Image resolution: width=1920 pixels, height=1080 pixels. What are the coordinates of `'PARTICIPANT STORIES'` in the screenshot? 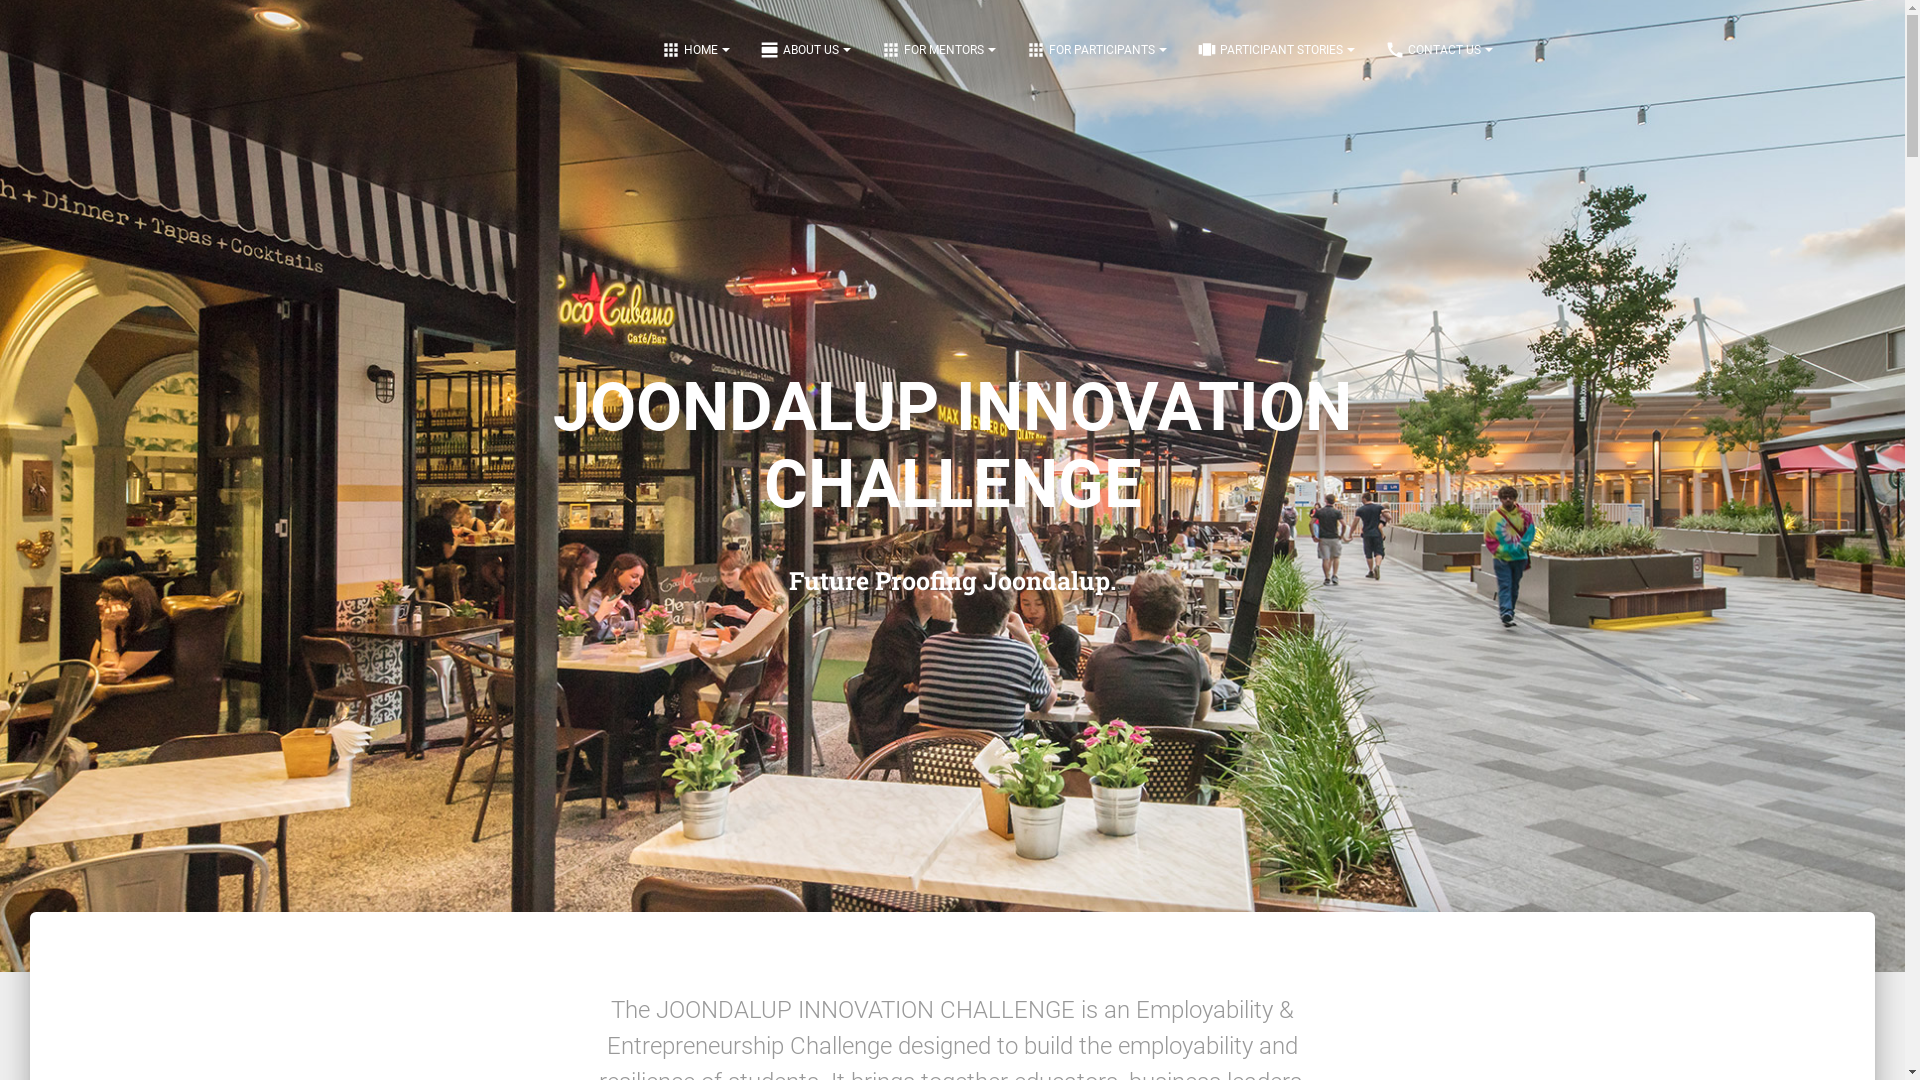 It's located at (1275, 49).